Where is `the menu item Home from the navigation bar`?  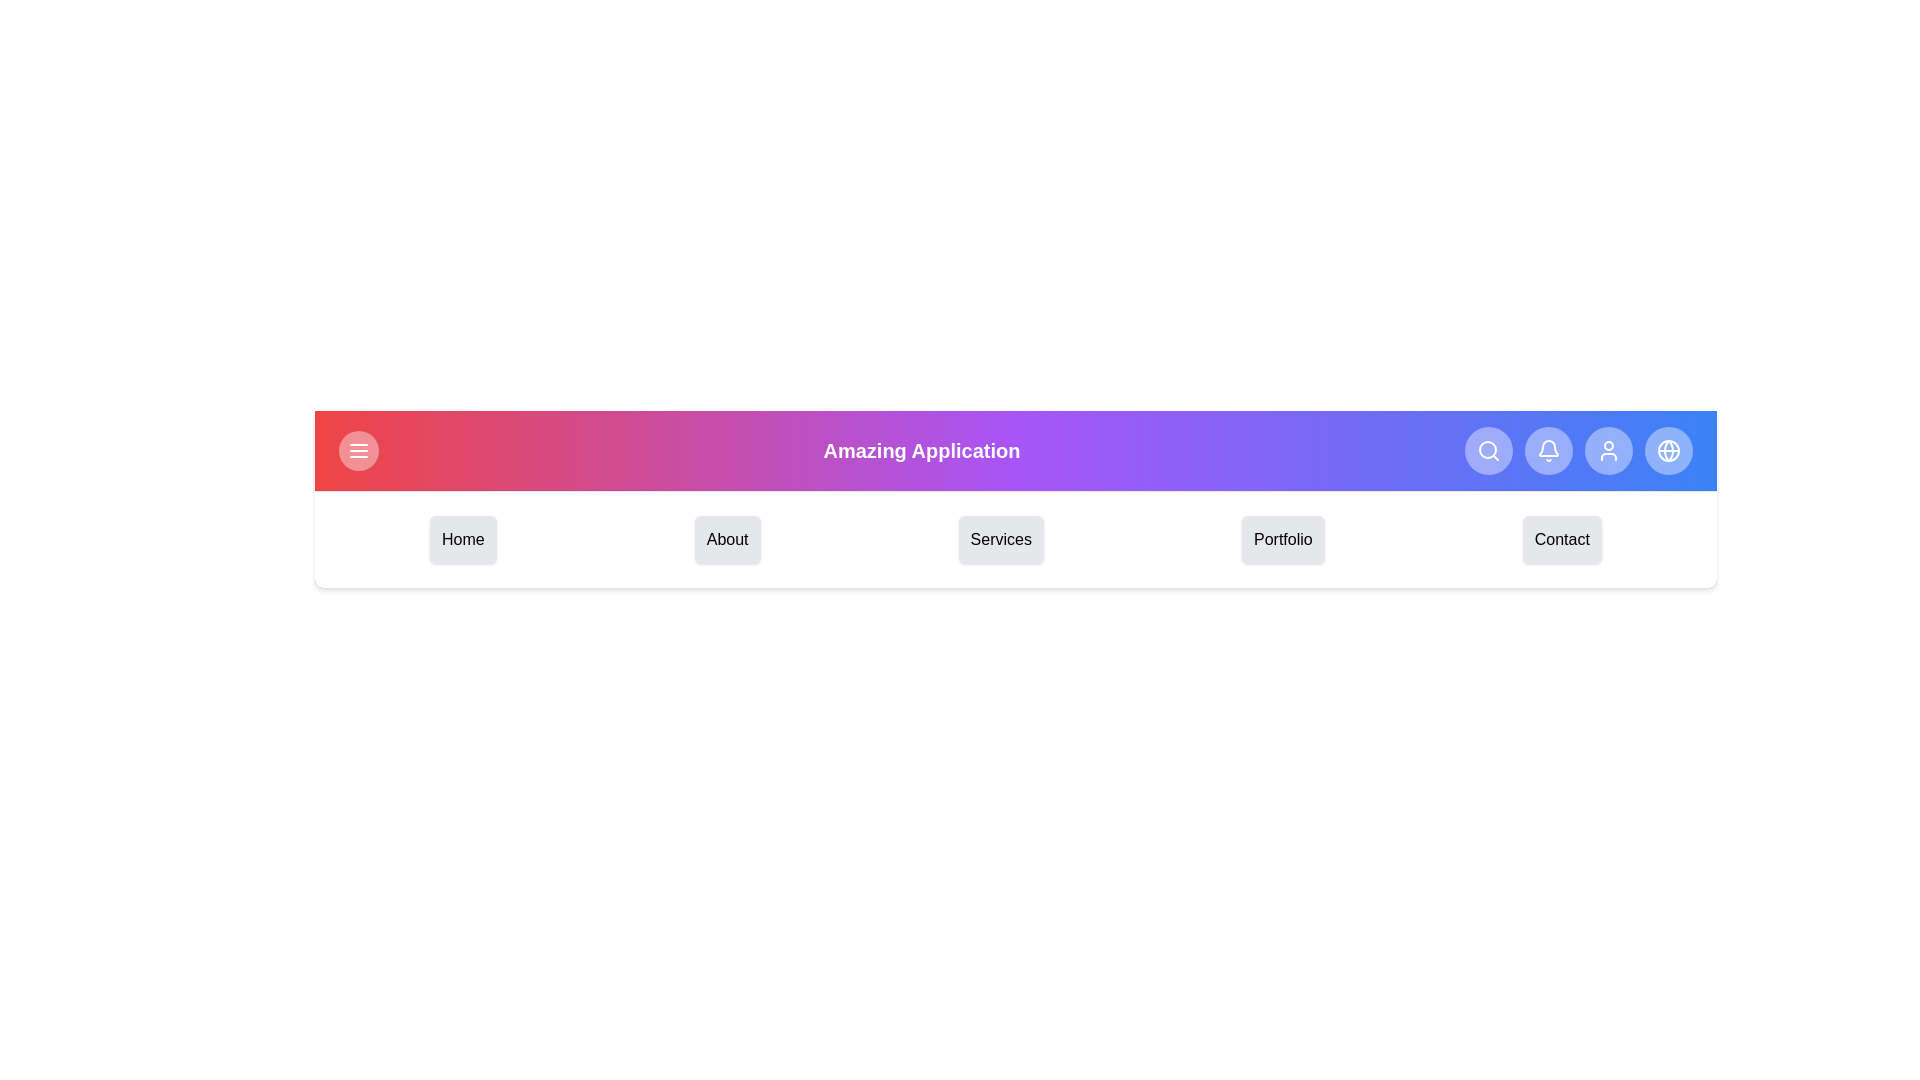 the menu item Home from the navigation bar is located at coordinates (461, 540).